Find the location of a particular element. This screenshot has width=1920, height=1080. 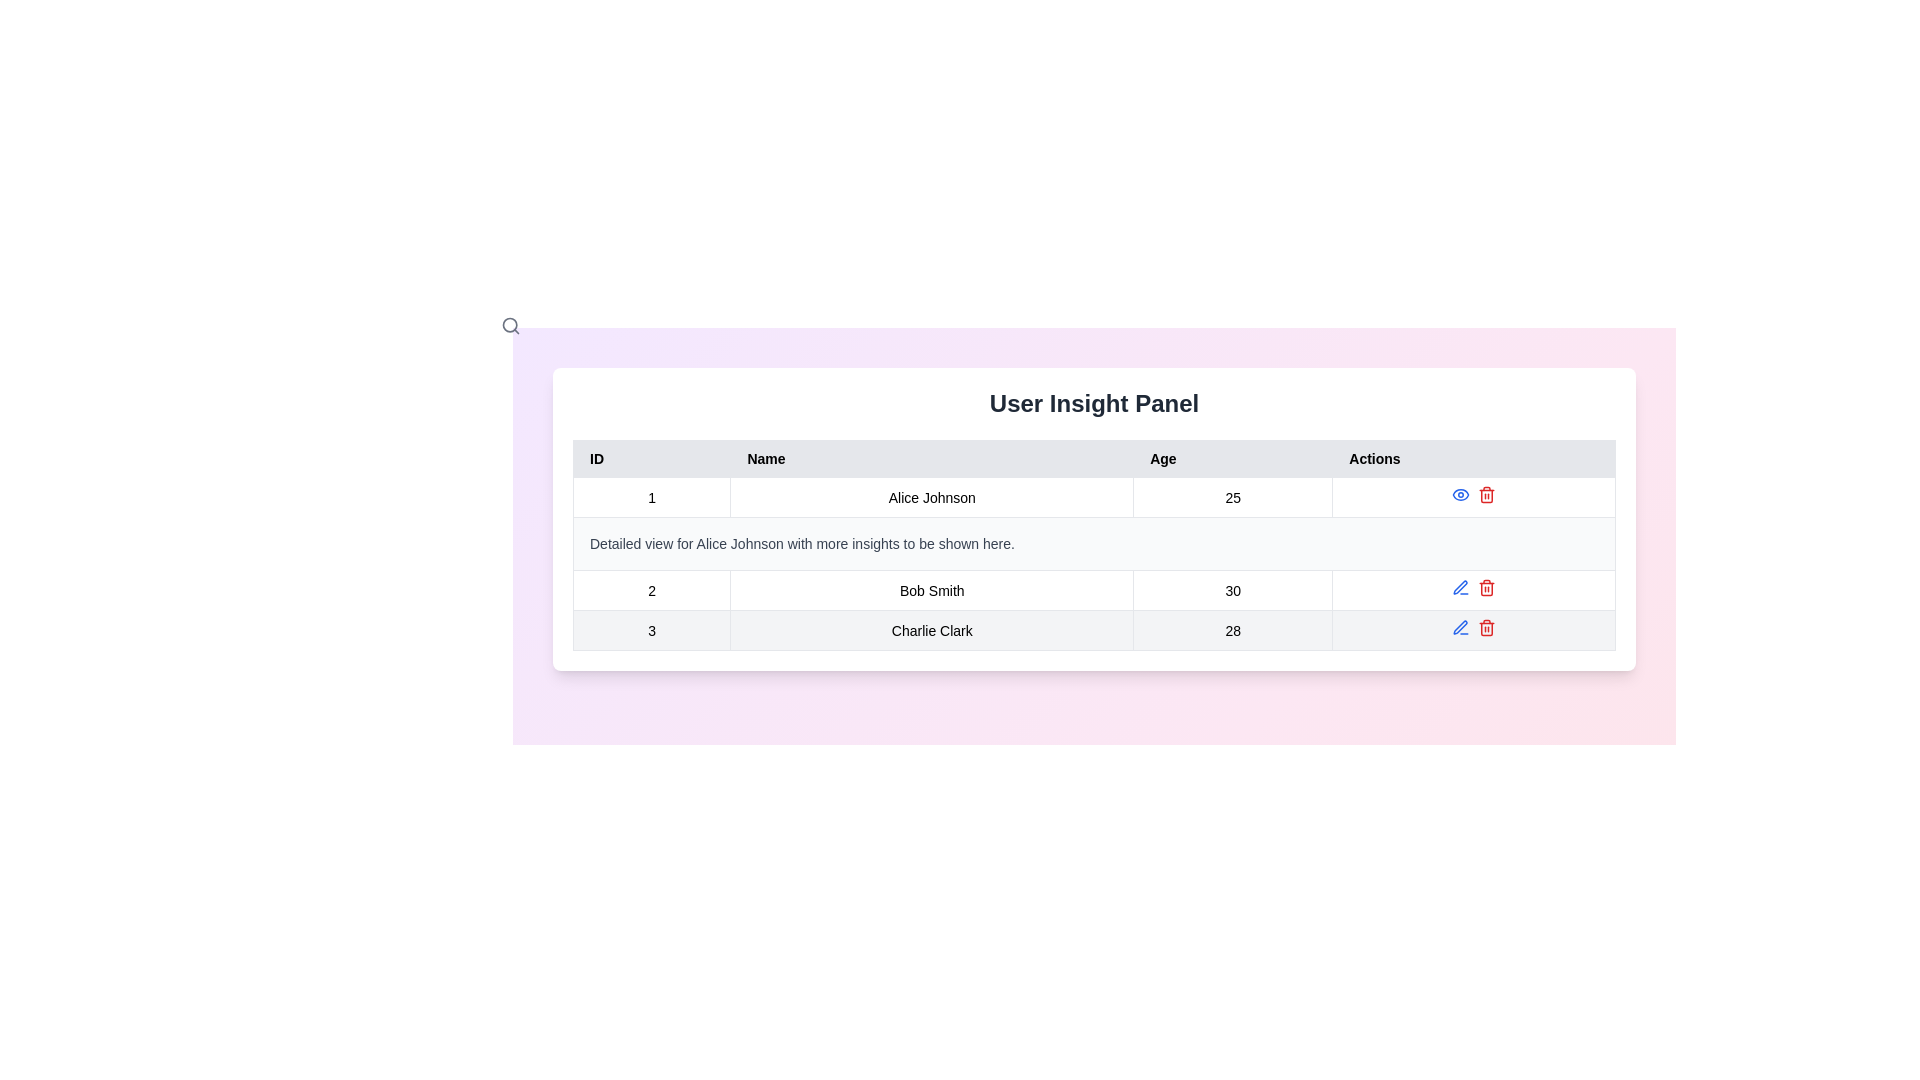

the text heading 'User Insight Panel', which is styled in bold, large font and centered above the data table is located at coordinates (1093, 404).